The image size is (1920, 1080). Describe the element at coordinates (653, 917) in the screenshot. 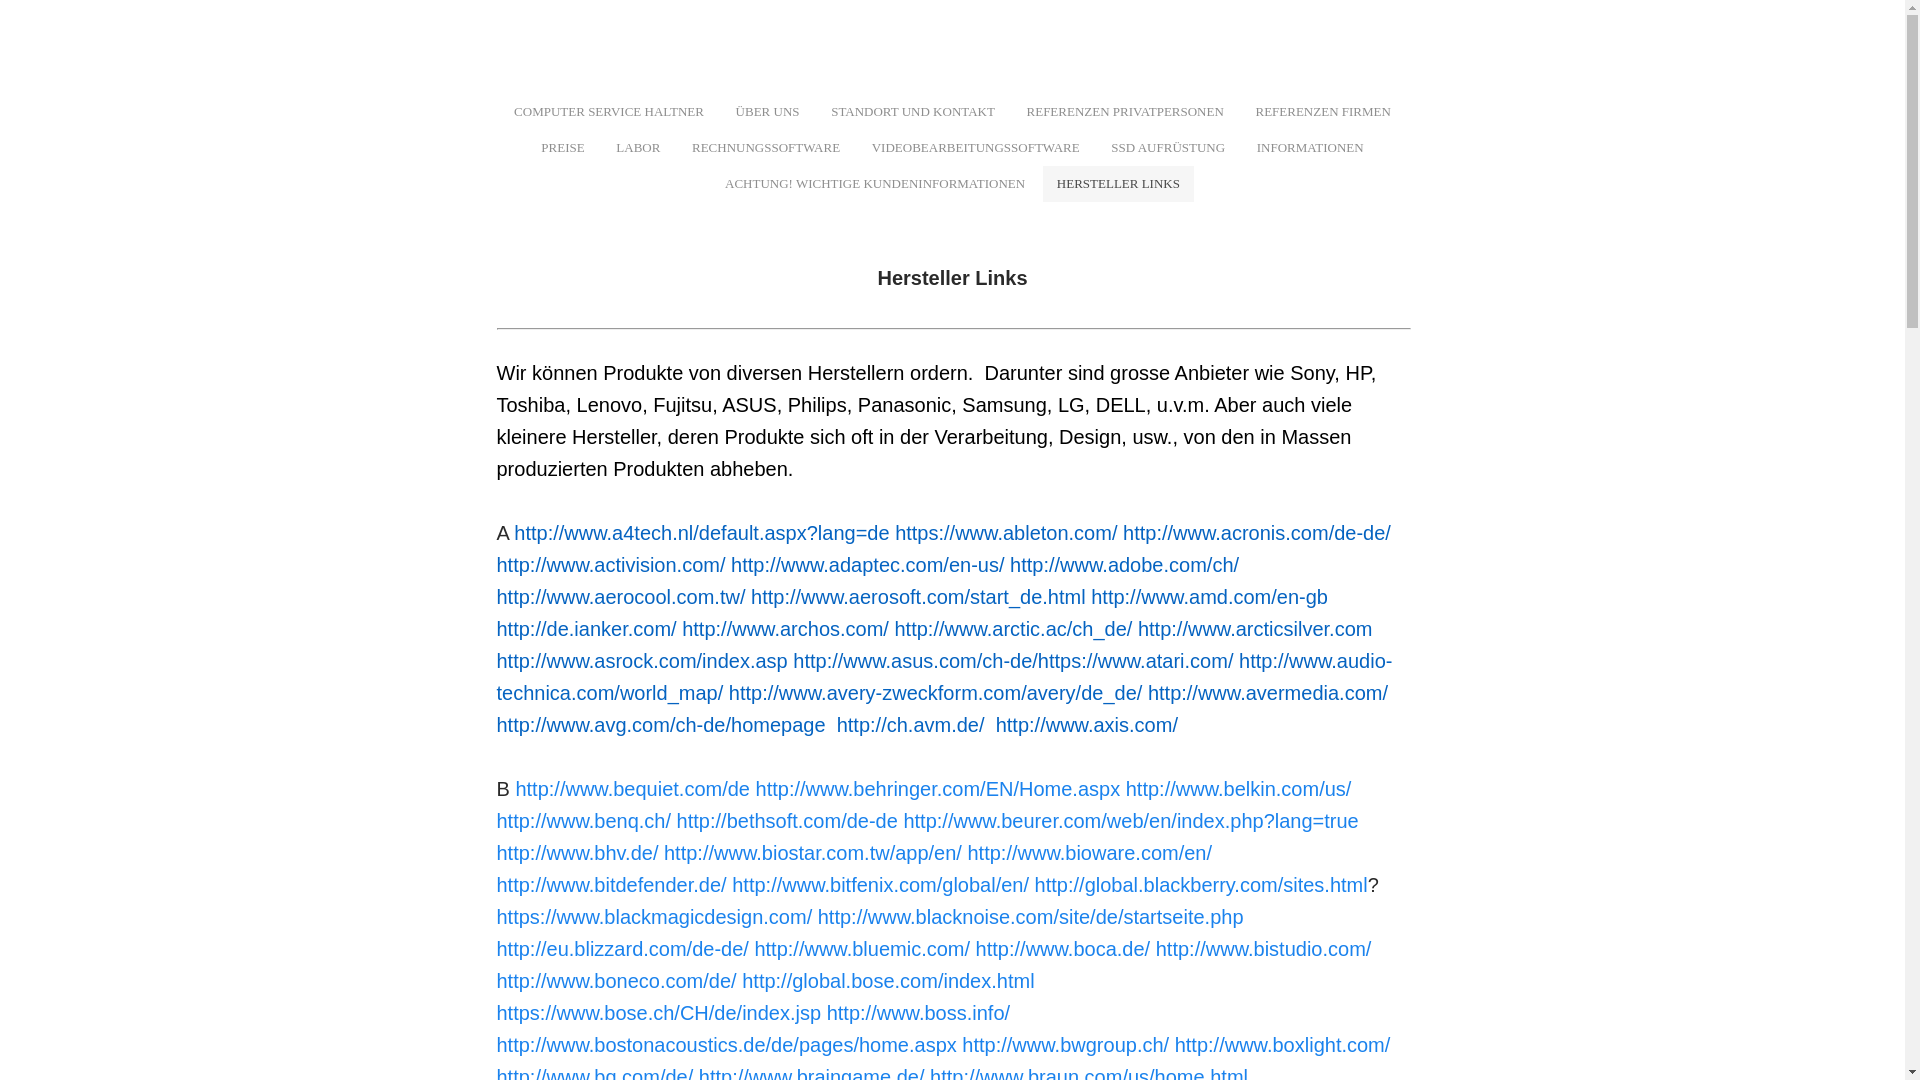

I see `'https://www.blackmagicdesign.com/'` at that location.